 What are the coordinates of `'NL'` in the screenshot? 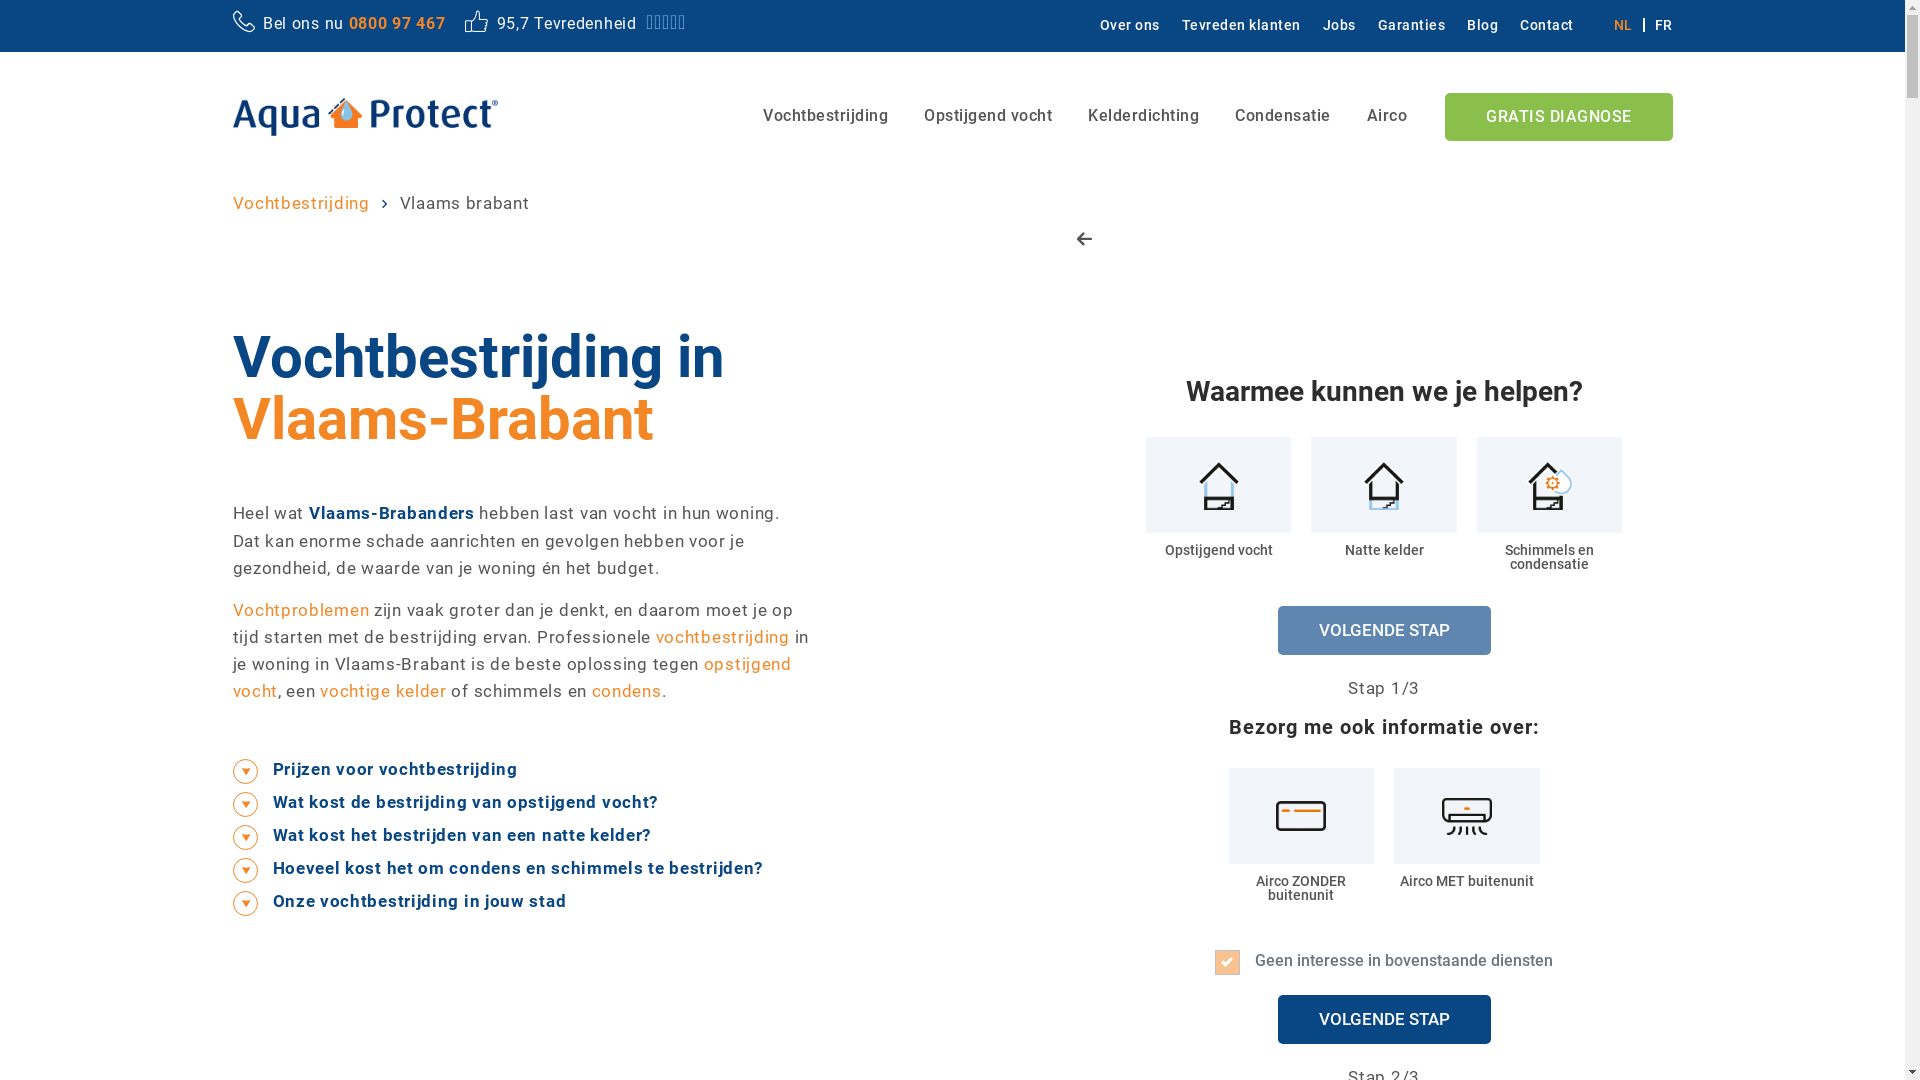 It's located at (1613, 24).